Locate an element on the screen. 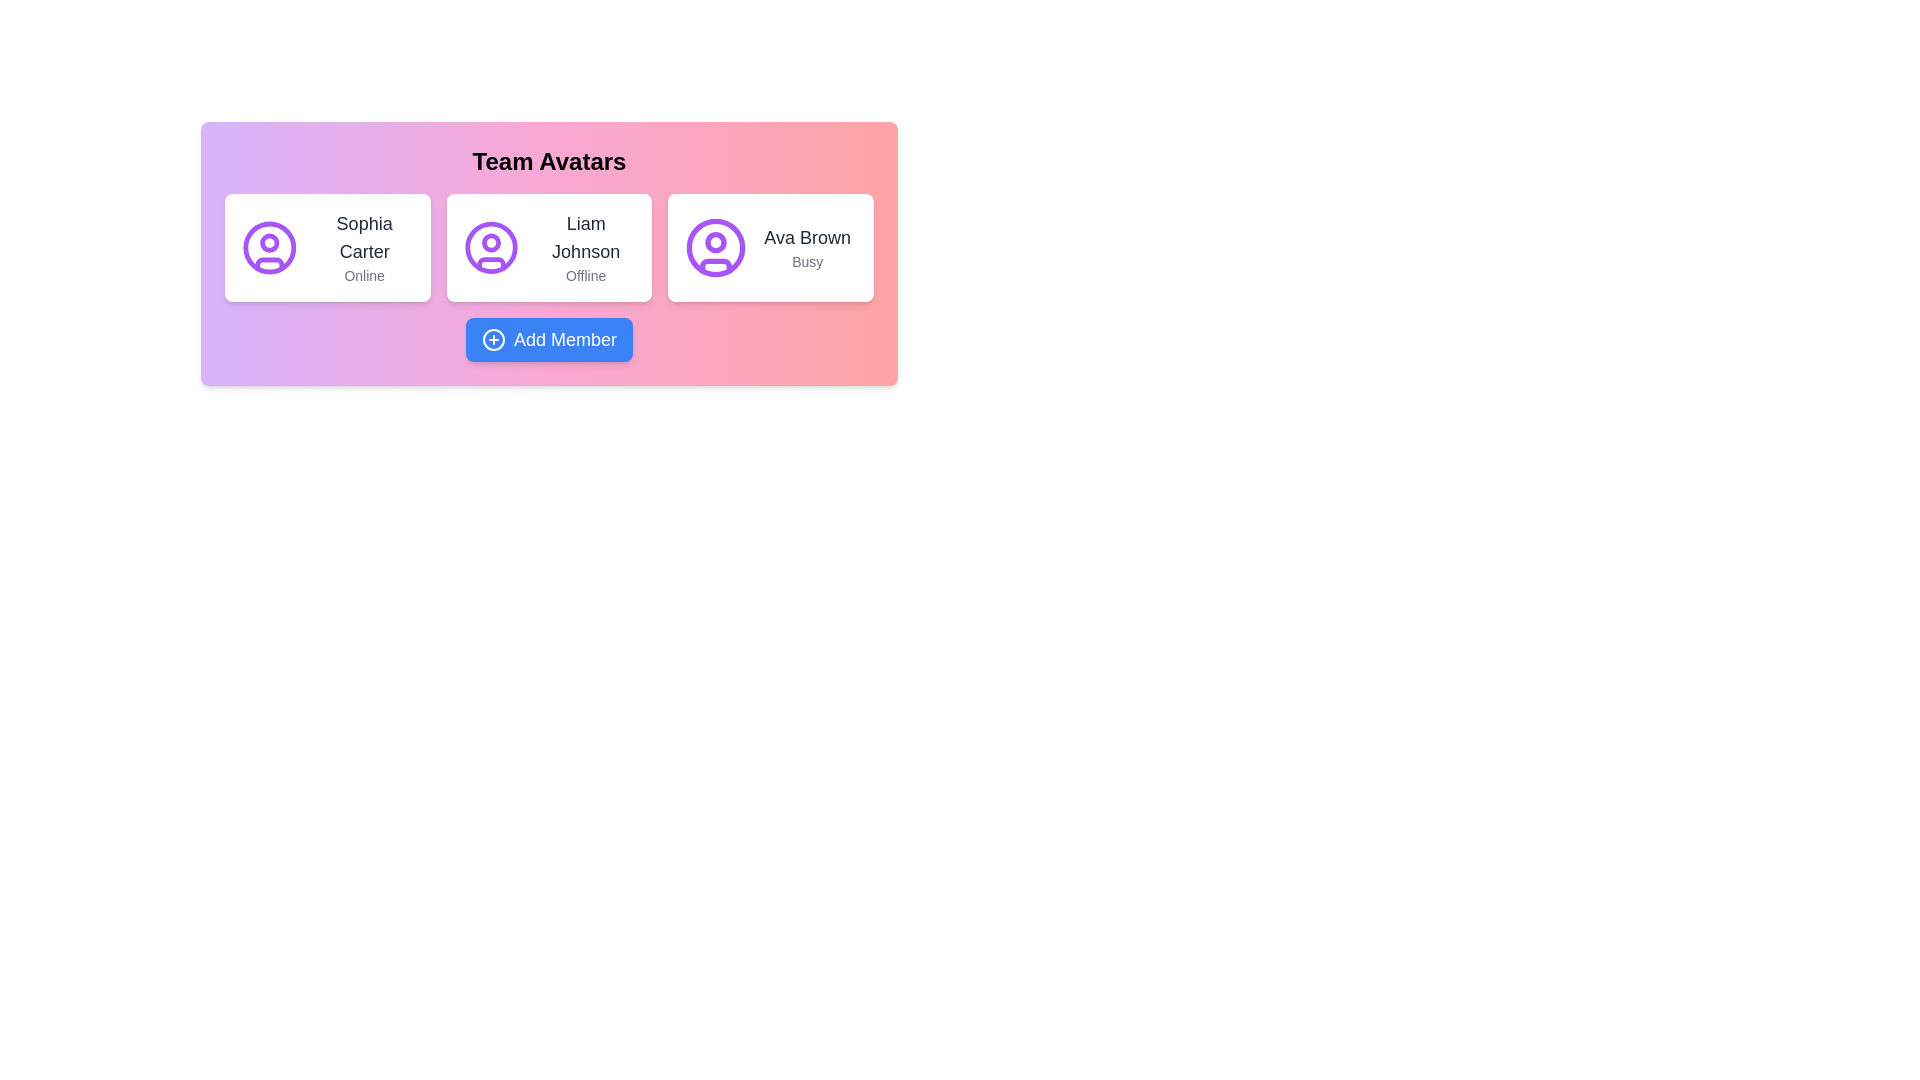  the Informational Card displaying user information, located in the center of a row of three similar cards is located at coordinates (549, 246).